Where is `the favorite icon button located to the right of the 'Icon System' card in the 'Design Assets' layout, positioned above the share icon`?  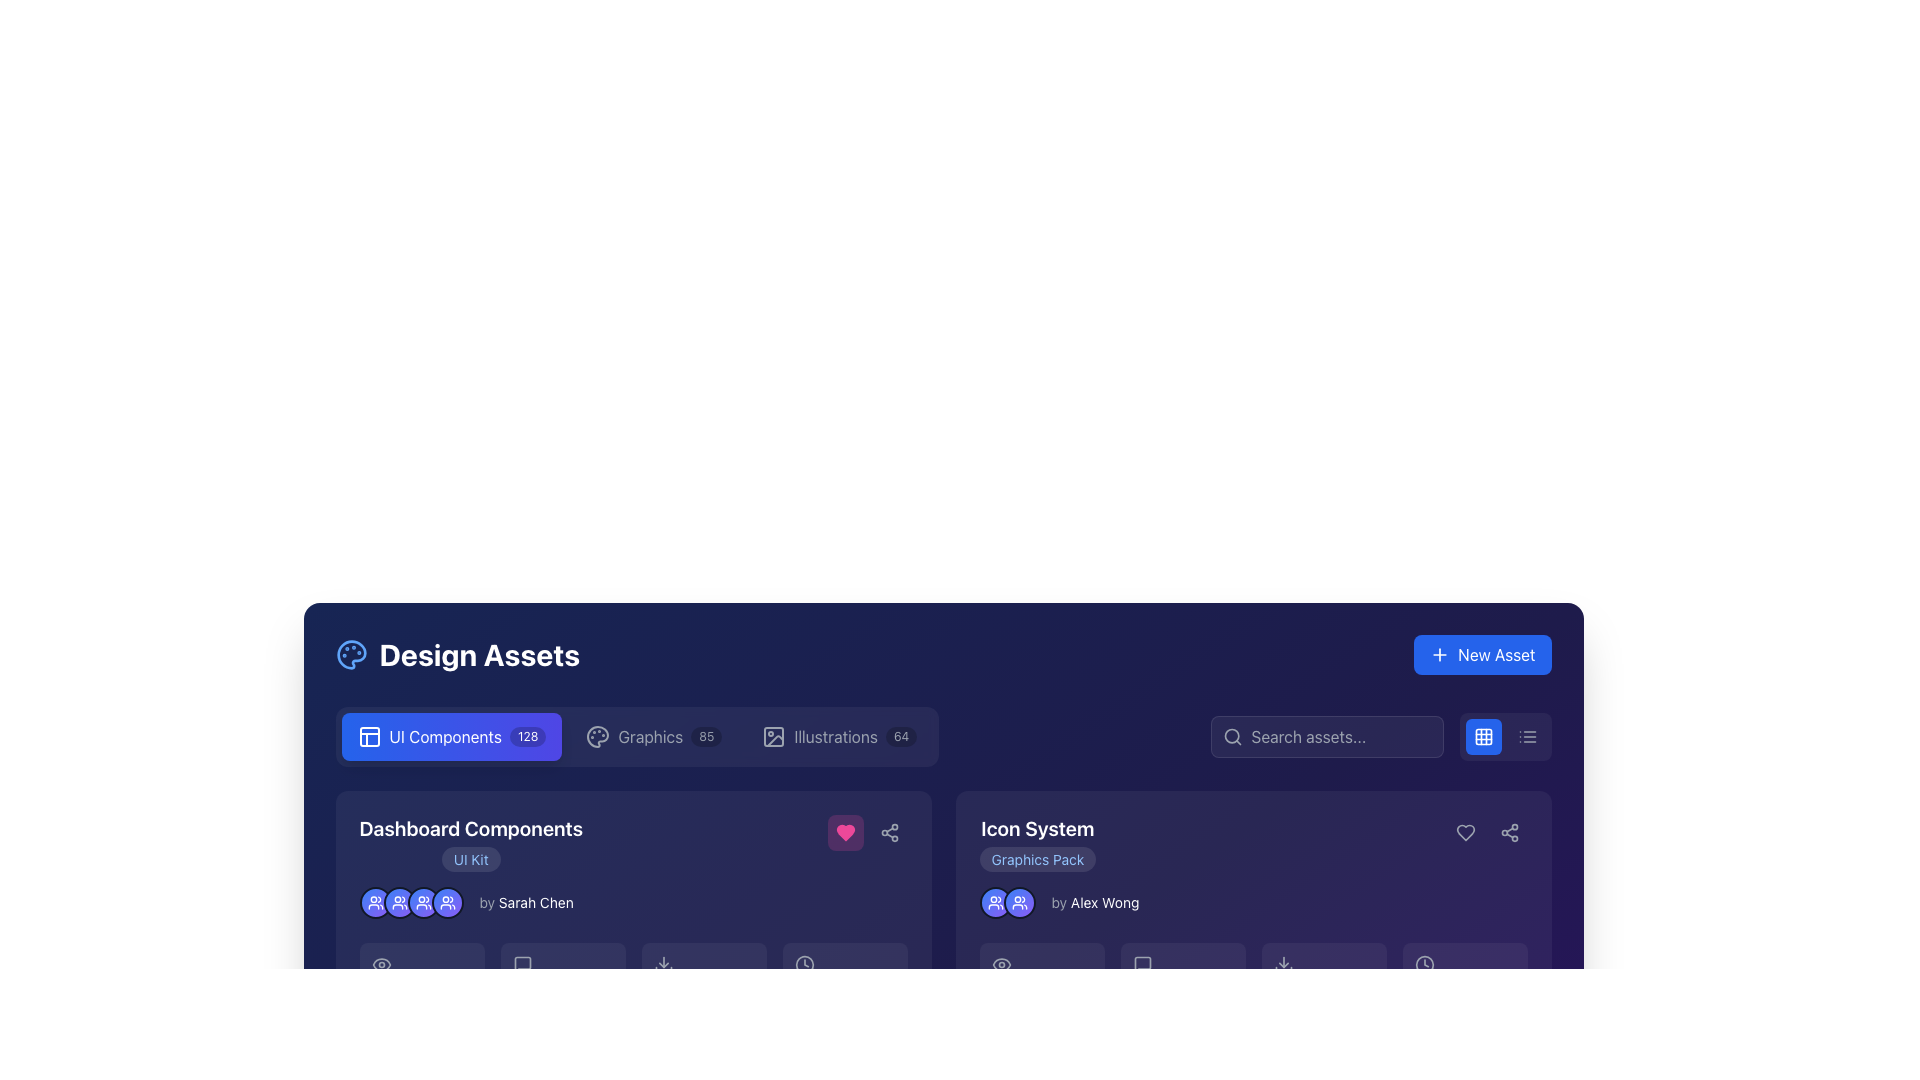
the favorite icon button located to the right of the 'Icon System' card in the 'Design Assets' layout, positioned above the share icon is located at coordinates (1465, 833).